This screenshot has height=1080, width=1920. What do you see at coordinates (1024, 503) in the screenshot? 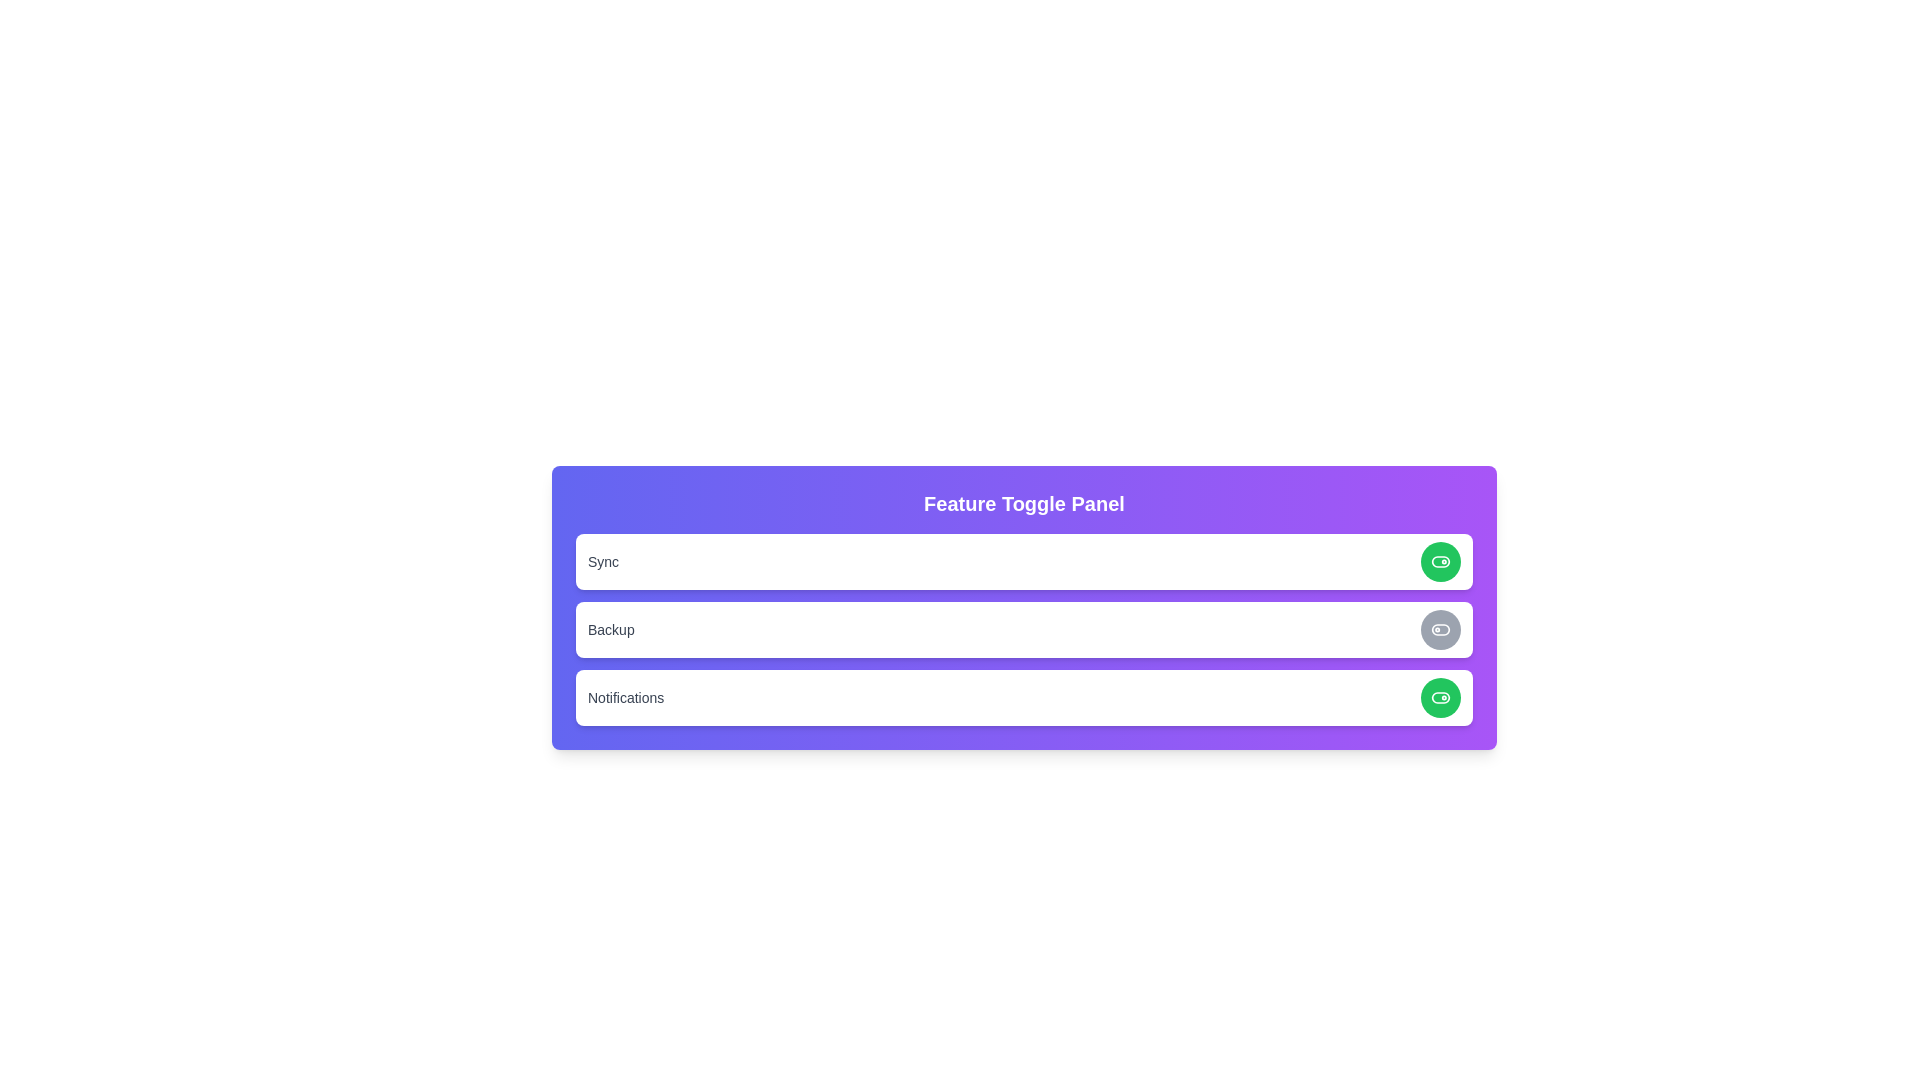
I see `the 'Feature Toggle Panel' header text by double-clicking on it` at bounding box center [1024, 503].